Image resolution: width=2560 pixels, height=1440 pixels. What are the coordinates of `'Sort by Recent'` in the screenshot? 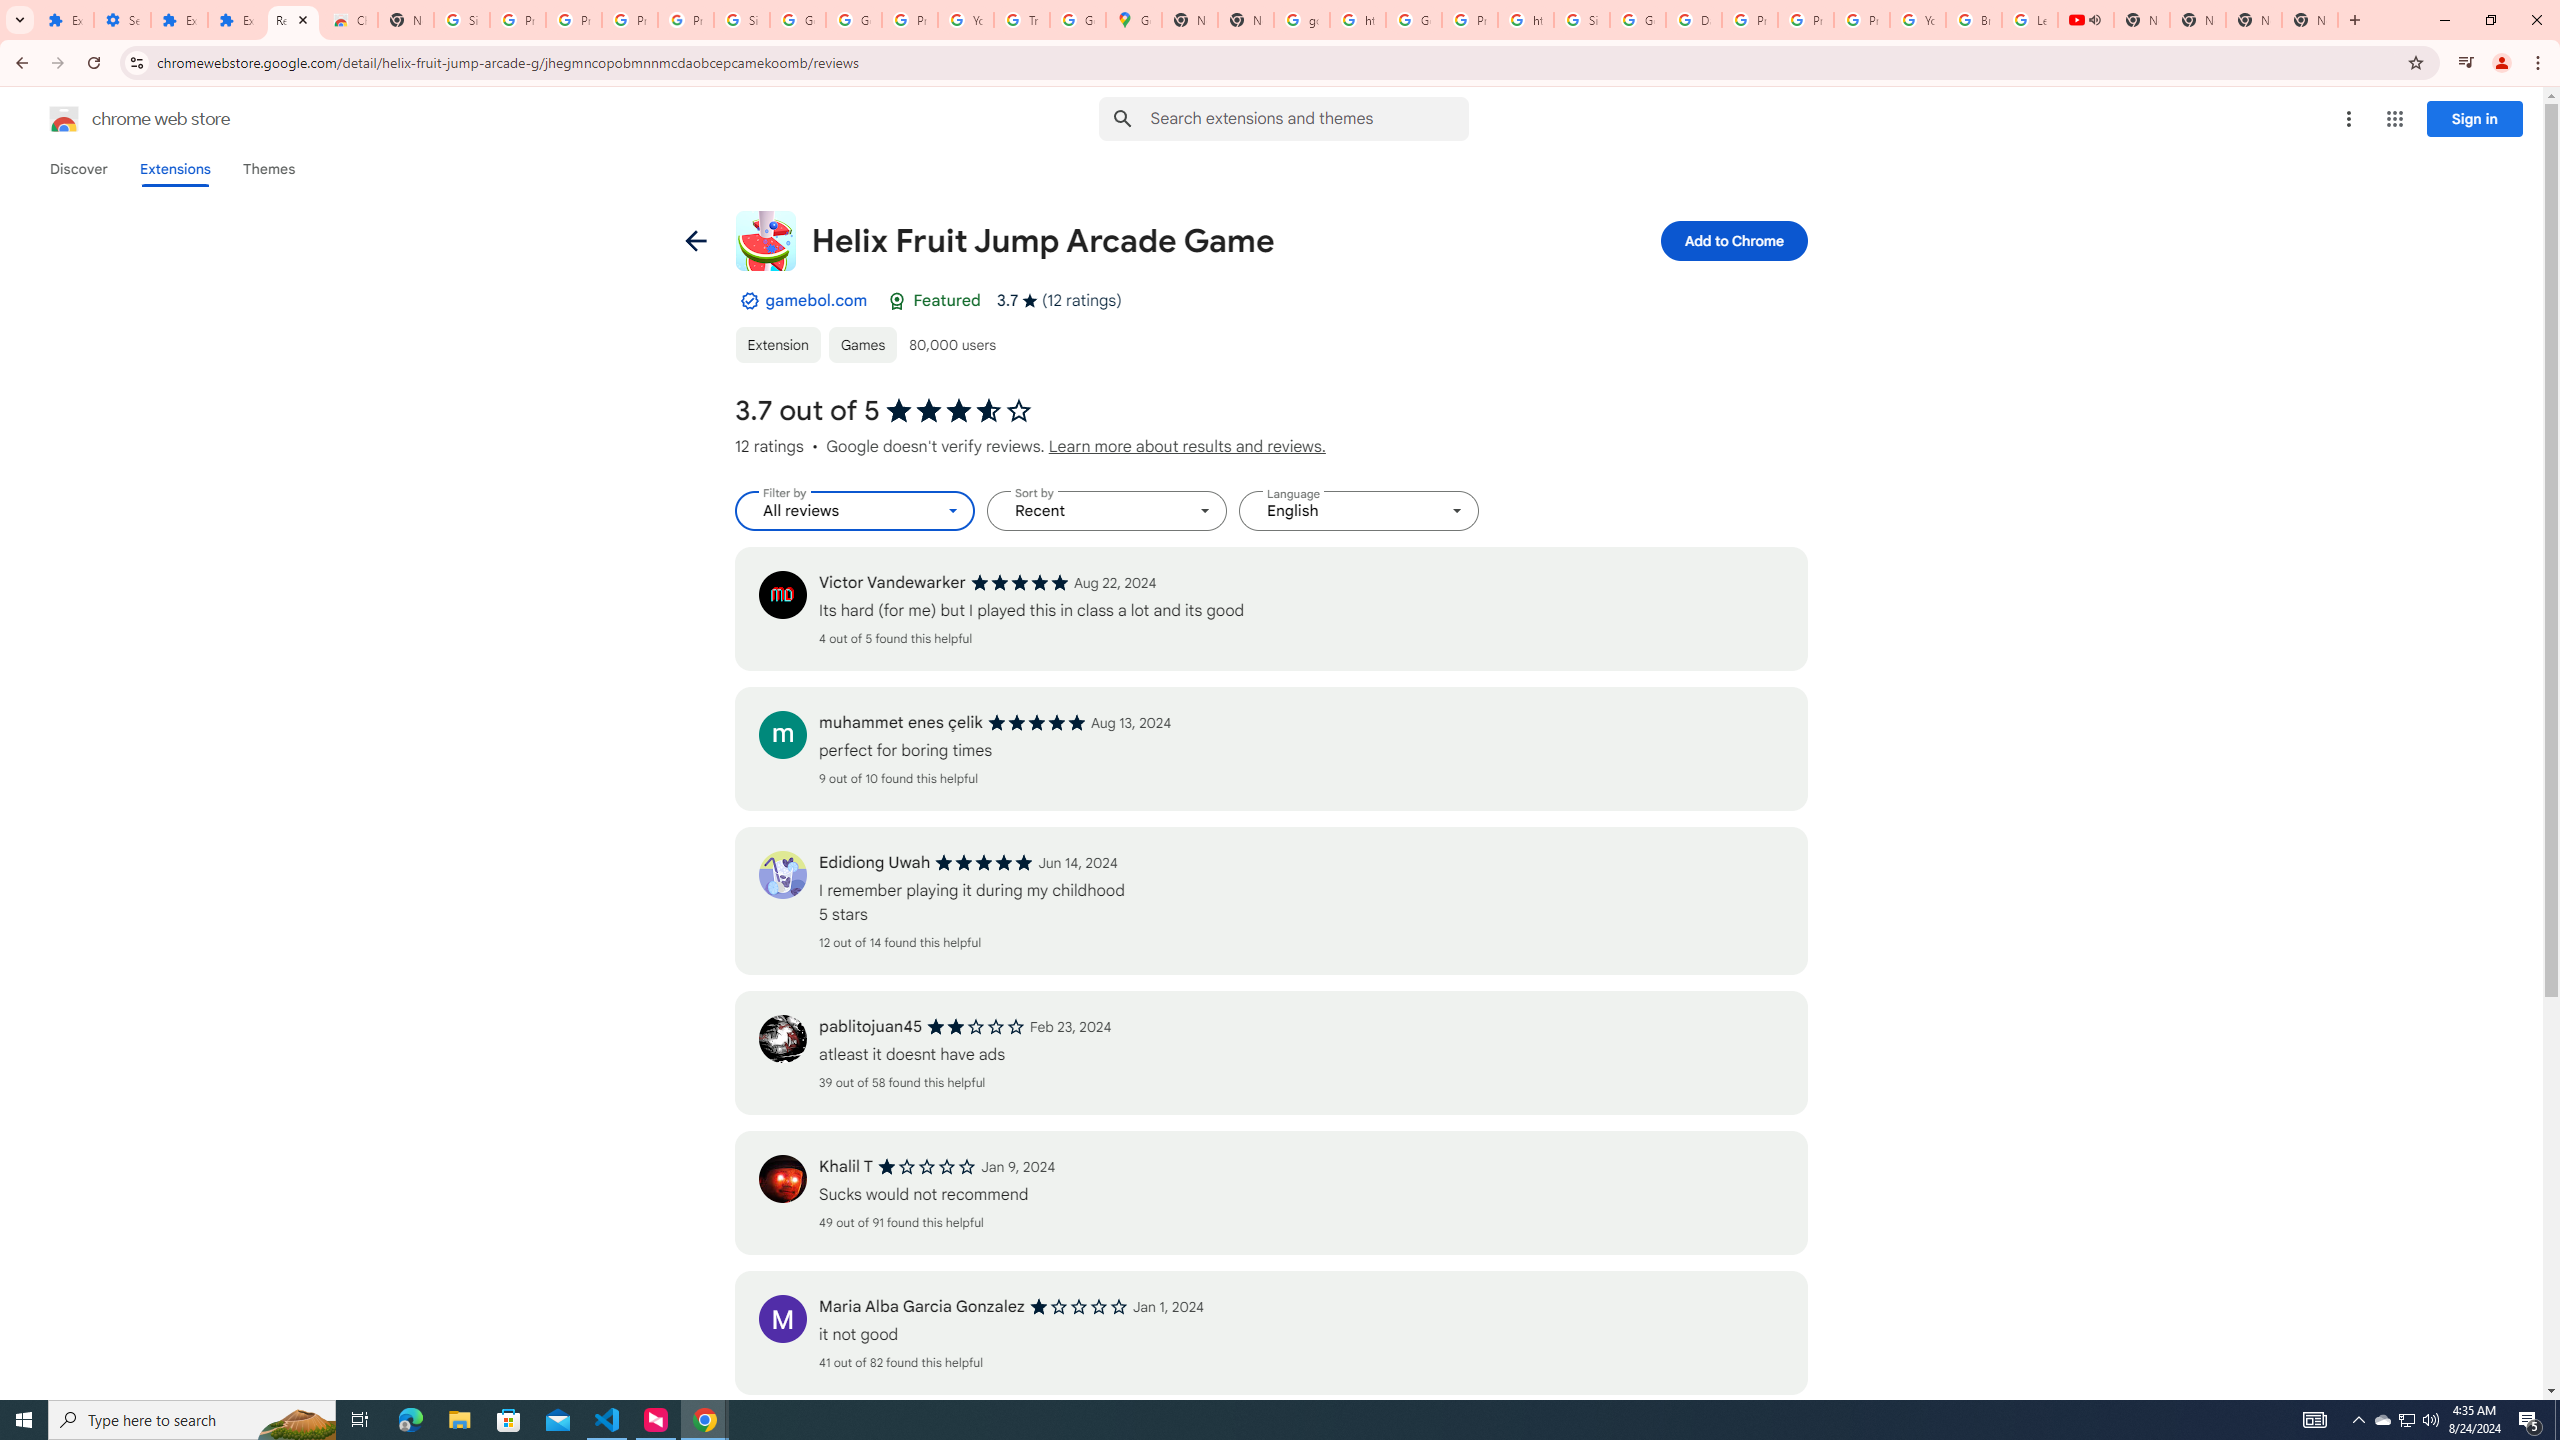 It's located at (1106, 510).